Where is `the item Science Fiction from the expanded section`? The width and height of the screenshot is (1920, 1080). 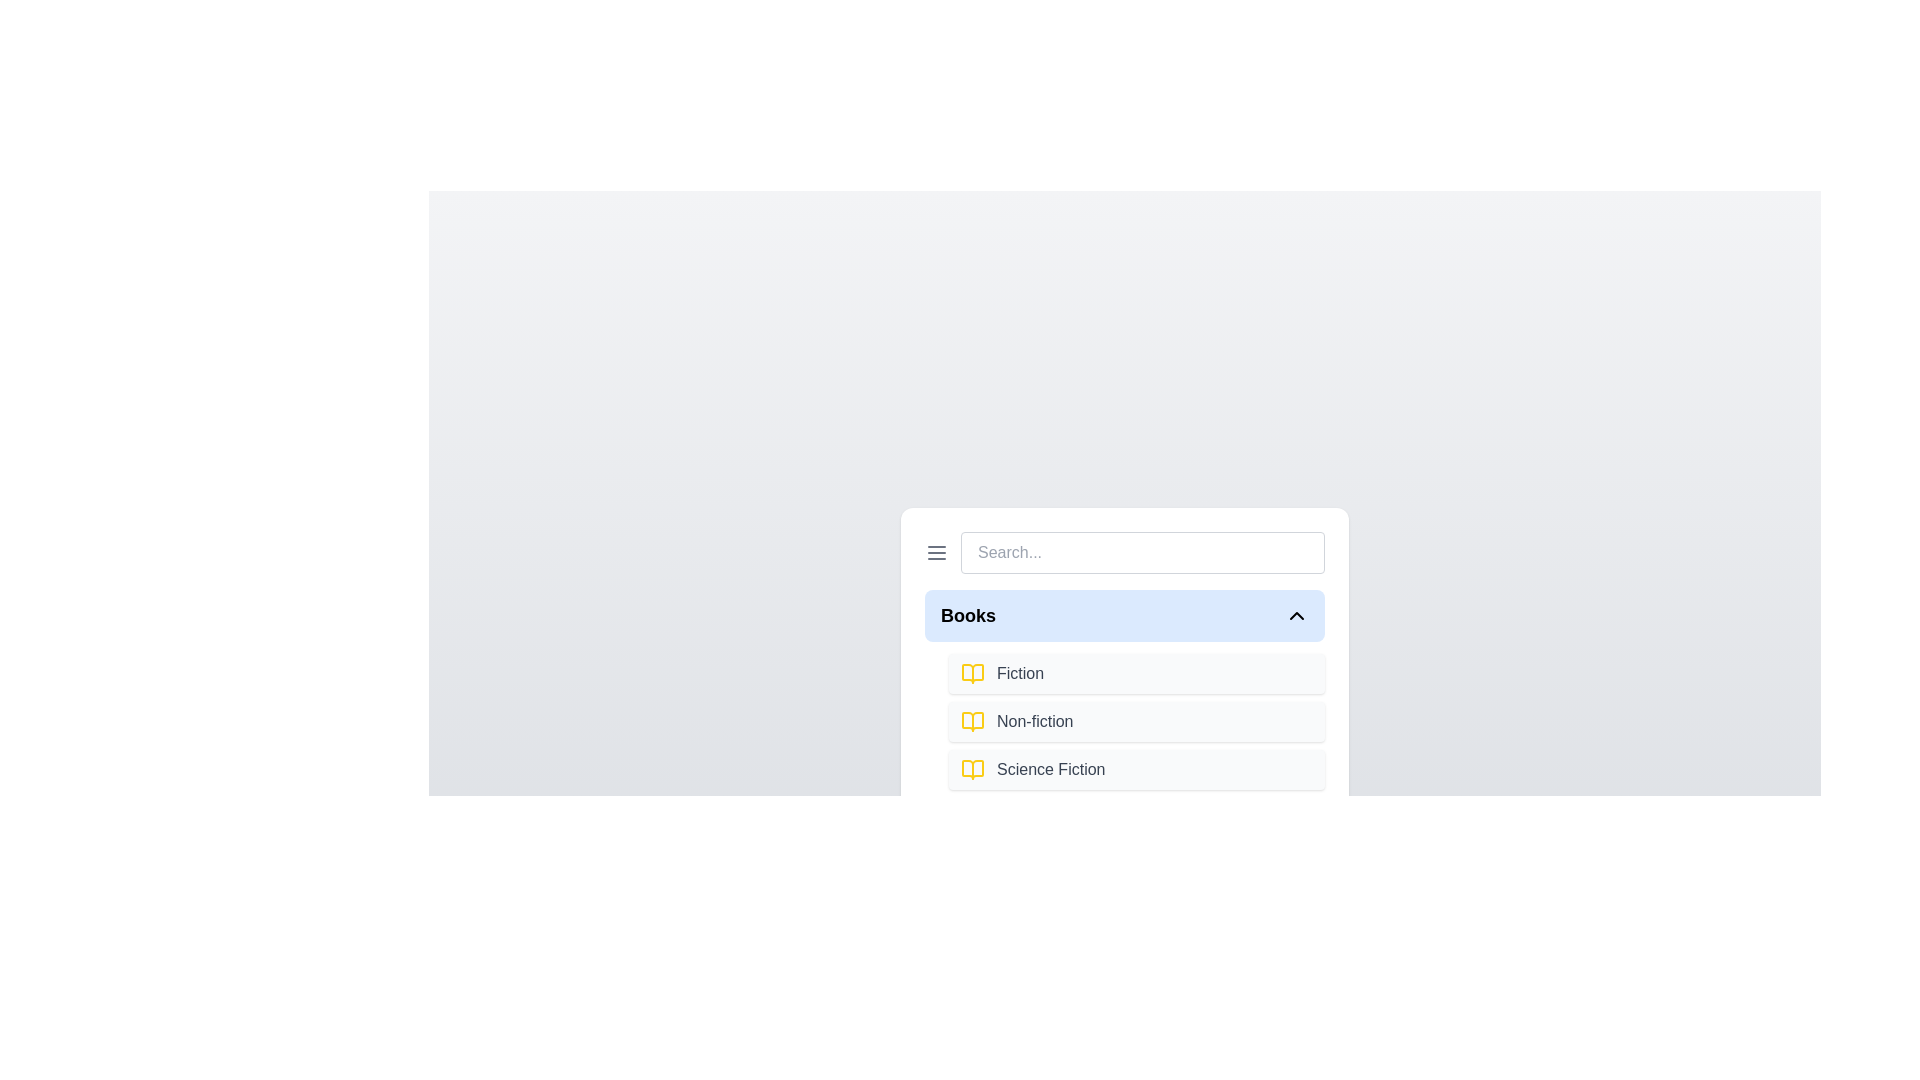
the item Science Fiction from the expanded section is located at coordinates (1137, 769).